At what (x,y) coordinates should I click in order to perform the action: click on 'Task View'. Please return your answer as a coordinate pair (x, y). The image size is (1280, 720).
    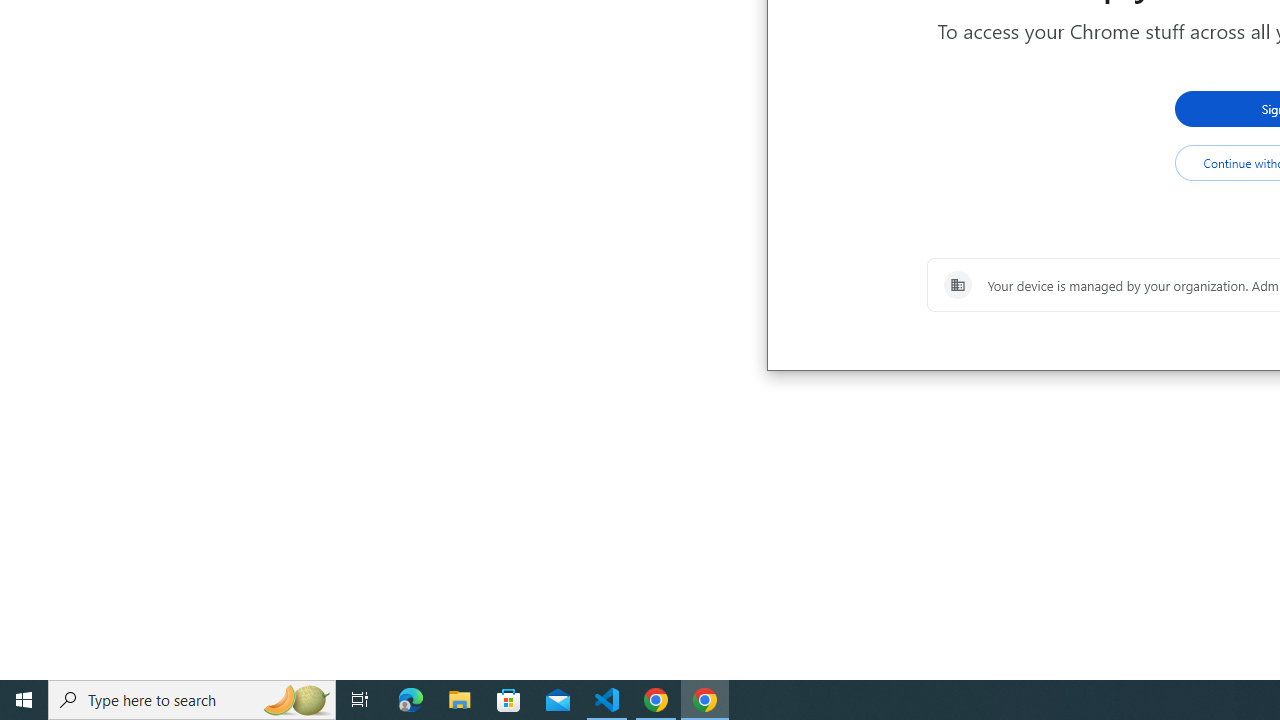
    Looking at the image, I should click on (359, 698).